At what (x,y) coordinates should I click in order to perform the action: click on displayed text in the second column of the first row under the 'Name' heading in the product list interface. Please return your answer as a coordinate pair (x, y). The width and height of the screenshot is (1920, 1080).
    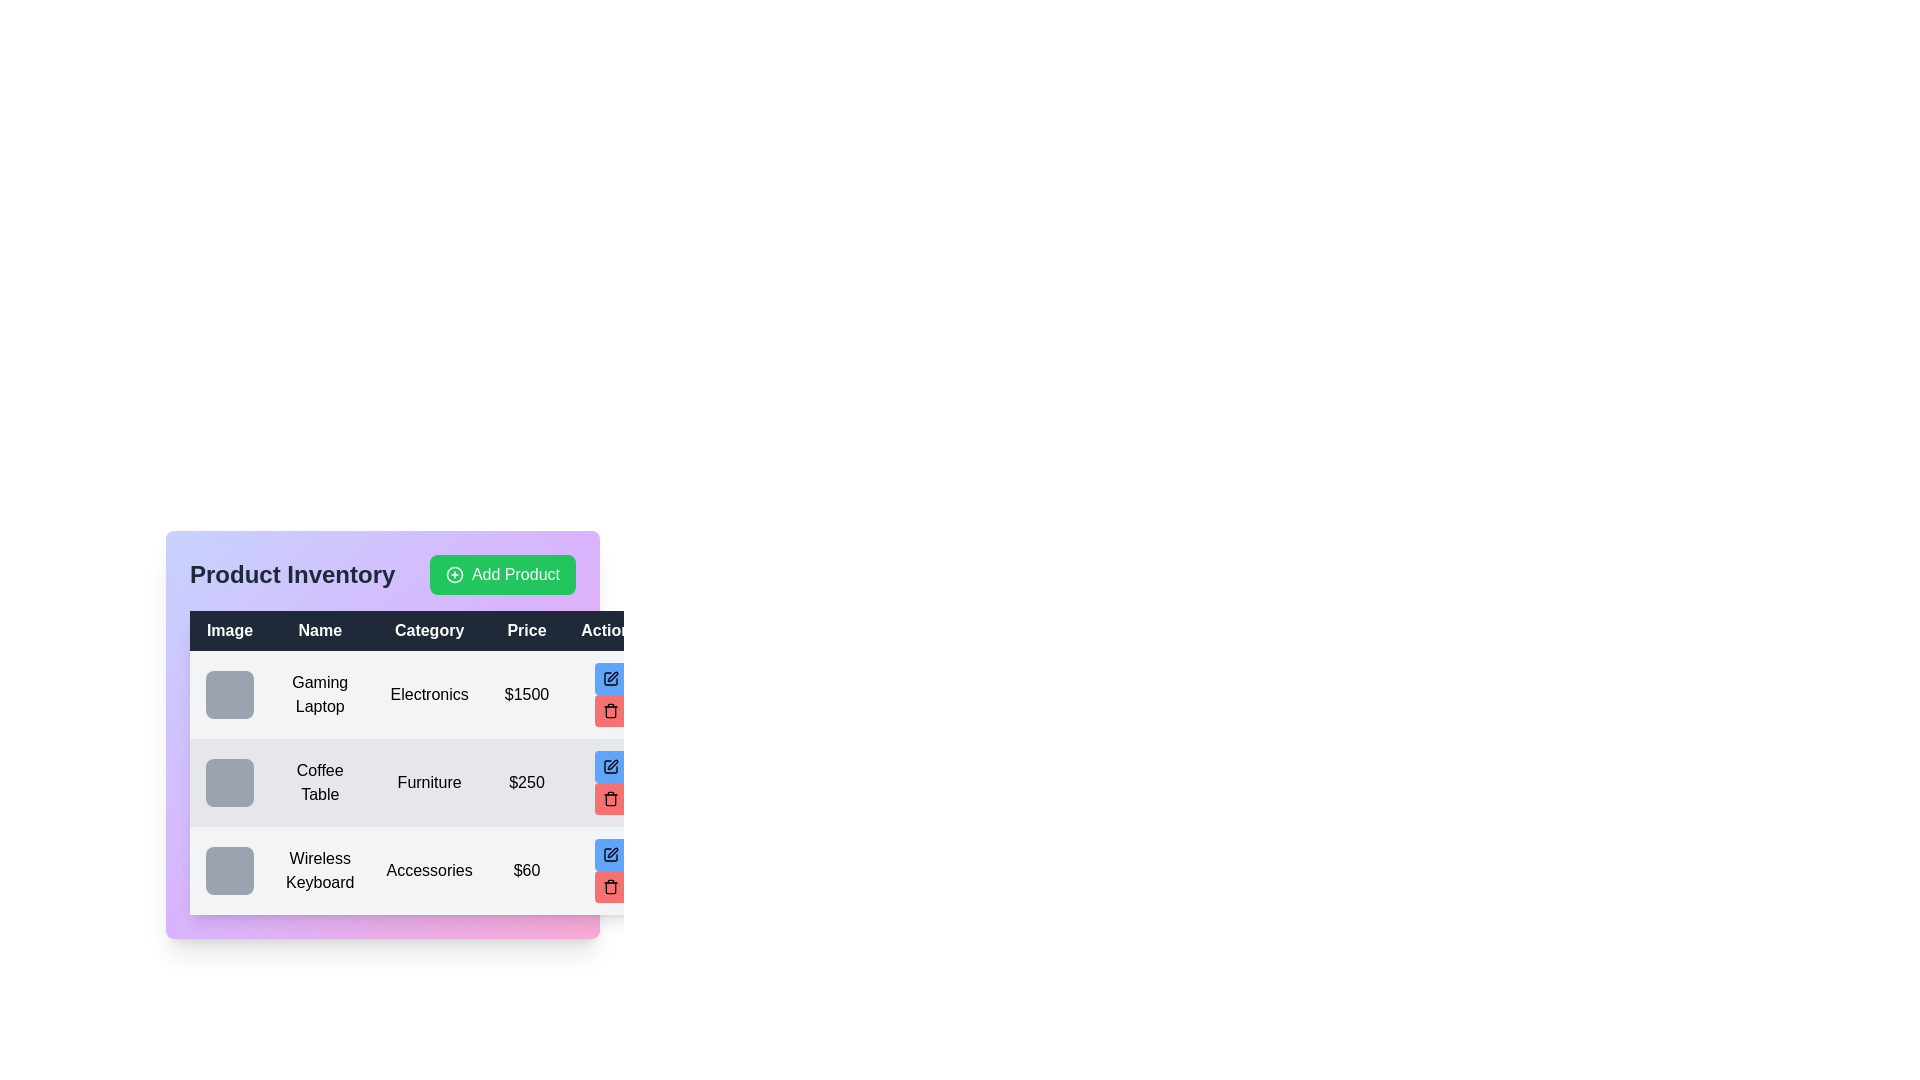
    Looking at the image, I should click on (320, 693).